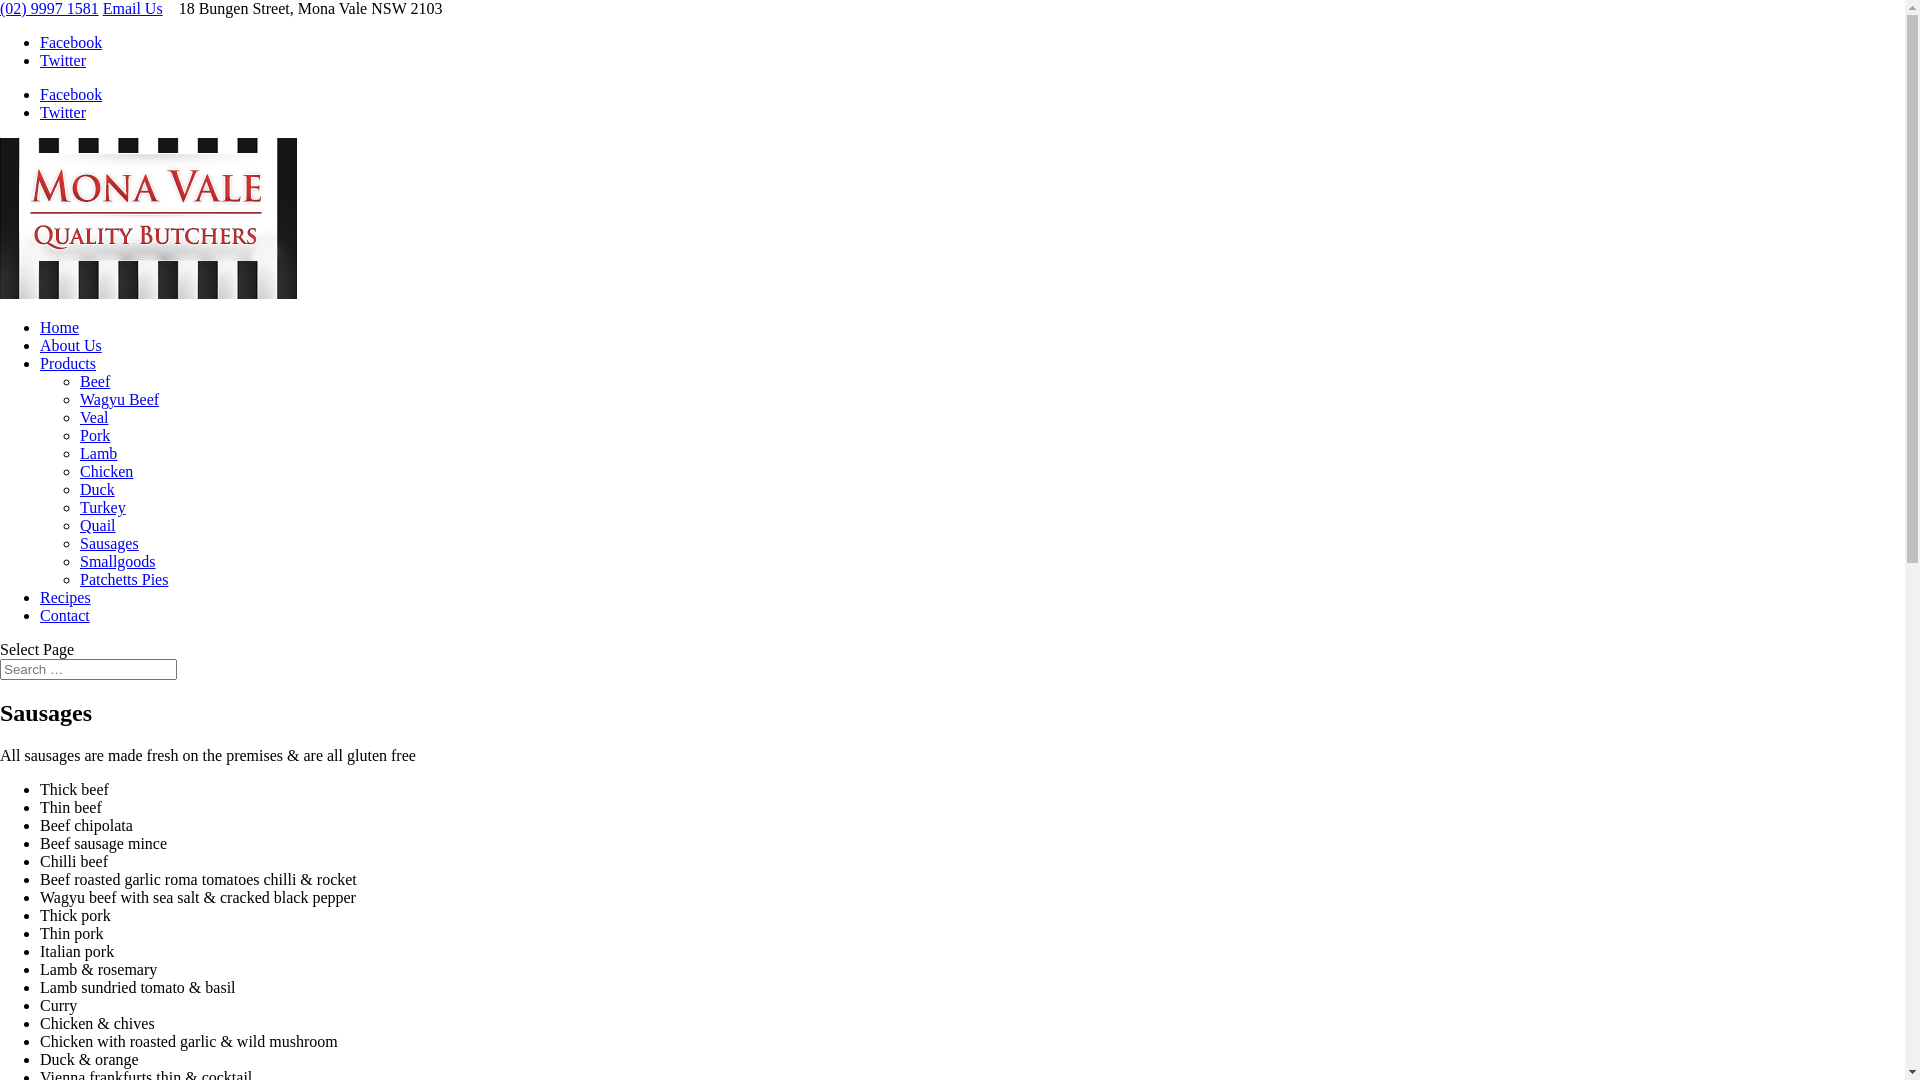 This screenshot has height=1080, width=1920. What do you see at coordinates (62, 112) in the screenshot?
I see `'Twitter'` at bounding box center [62, 112].